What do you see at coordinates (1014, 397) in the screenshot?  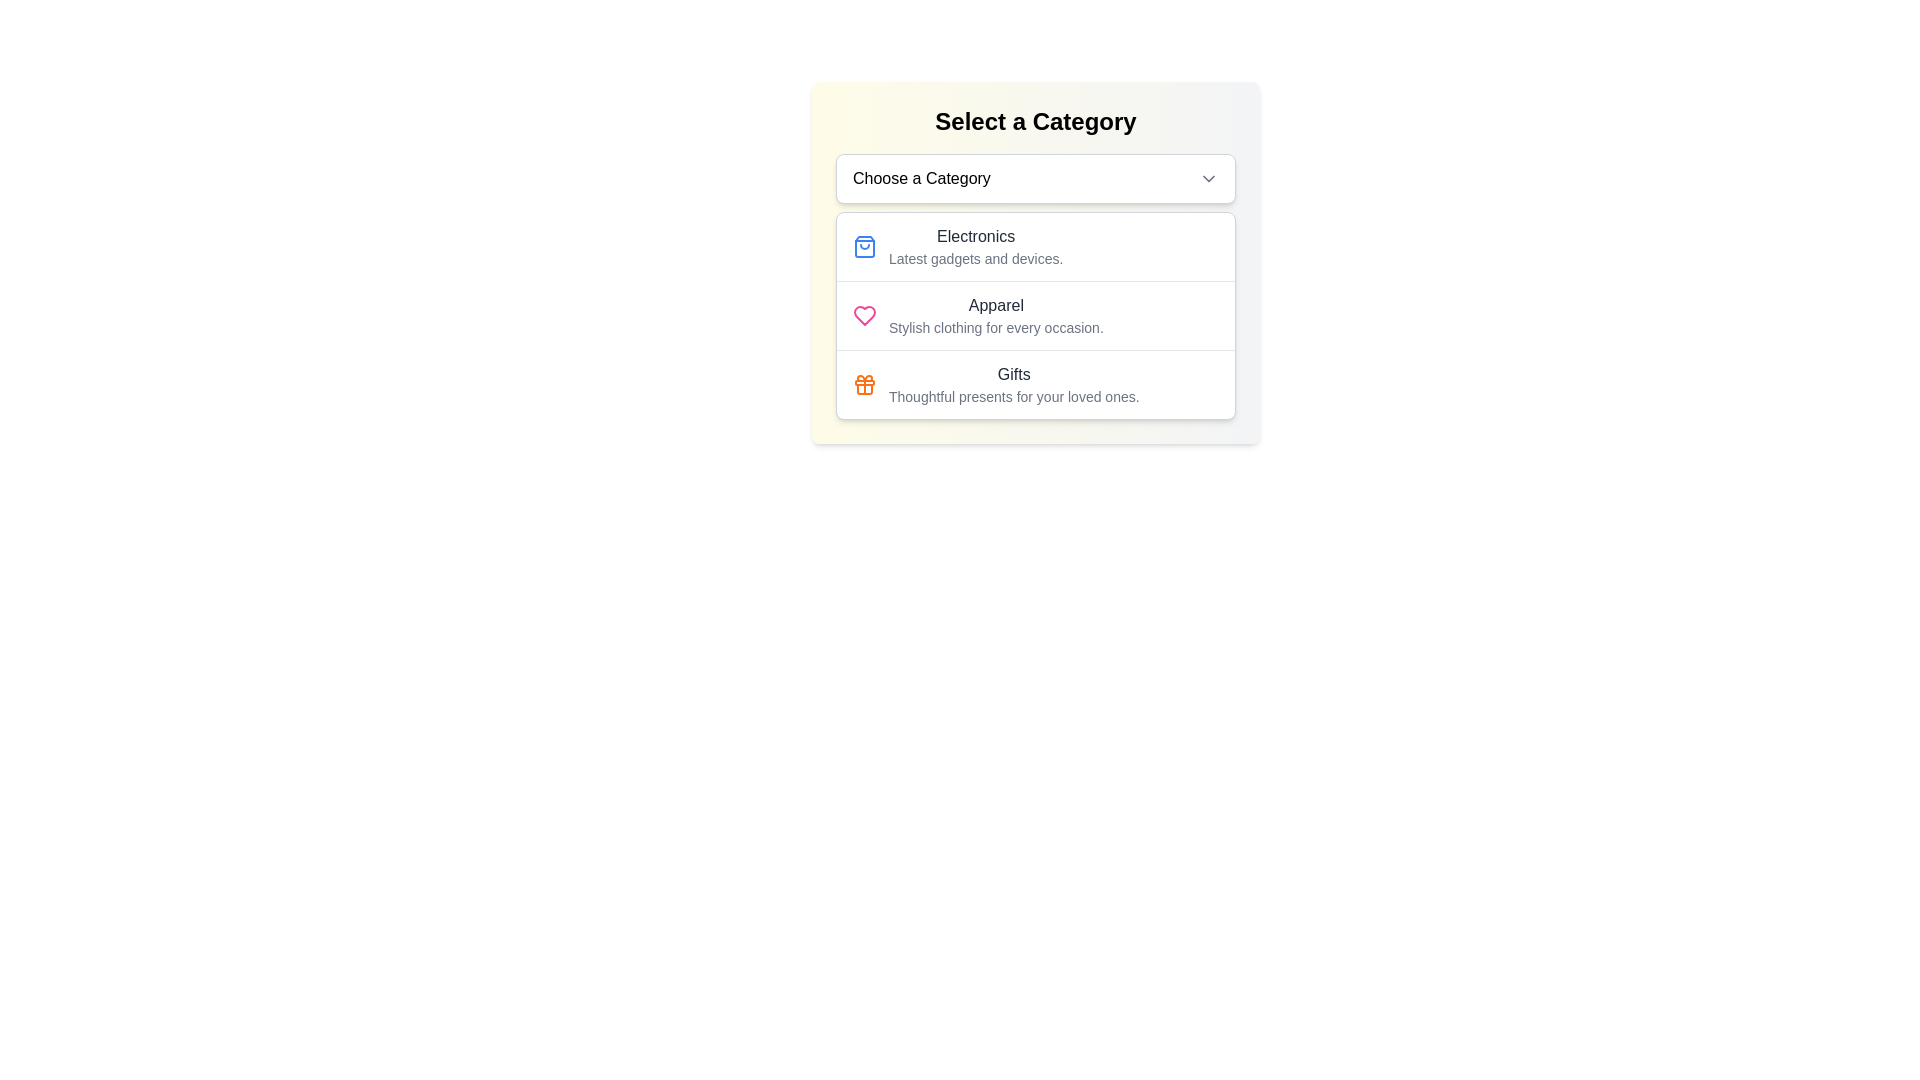 I see `the text element that reads 'Thoughtful presents for your loved ones.' which is styled in gray and located below the 'Gifts' title in the 'Select a Category' dropdown menu` at bounding box center [1014, 397].